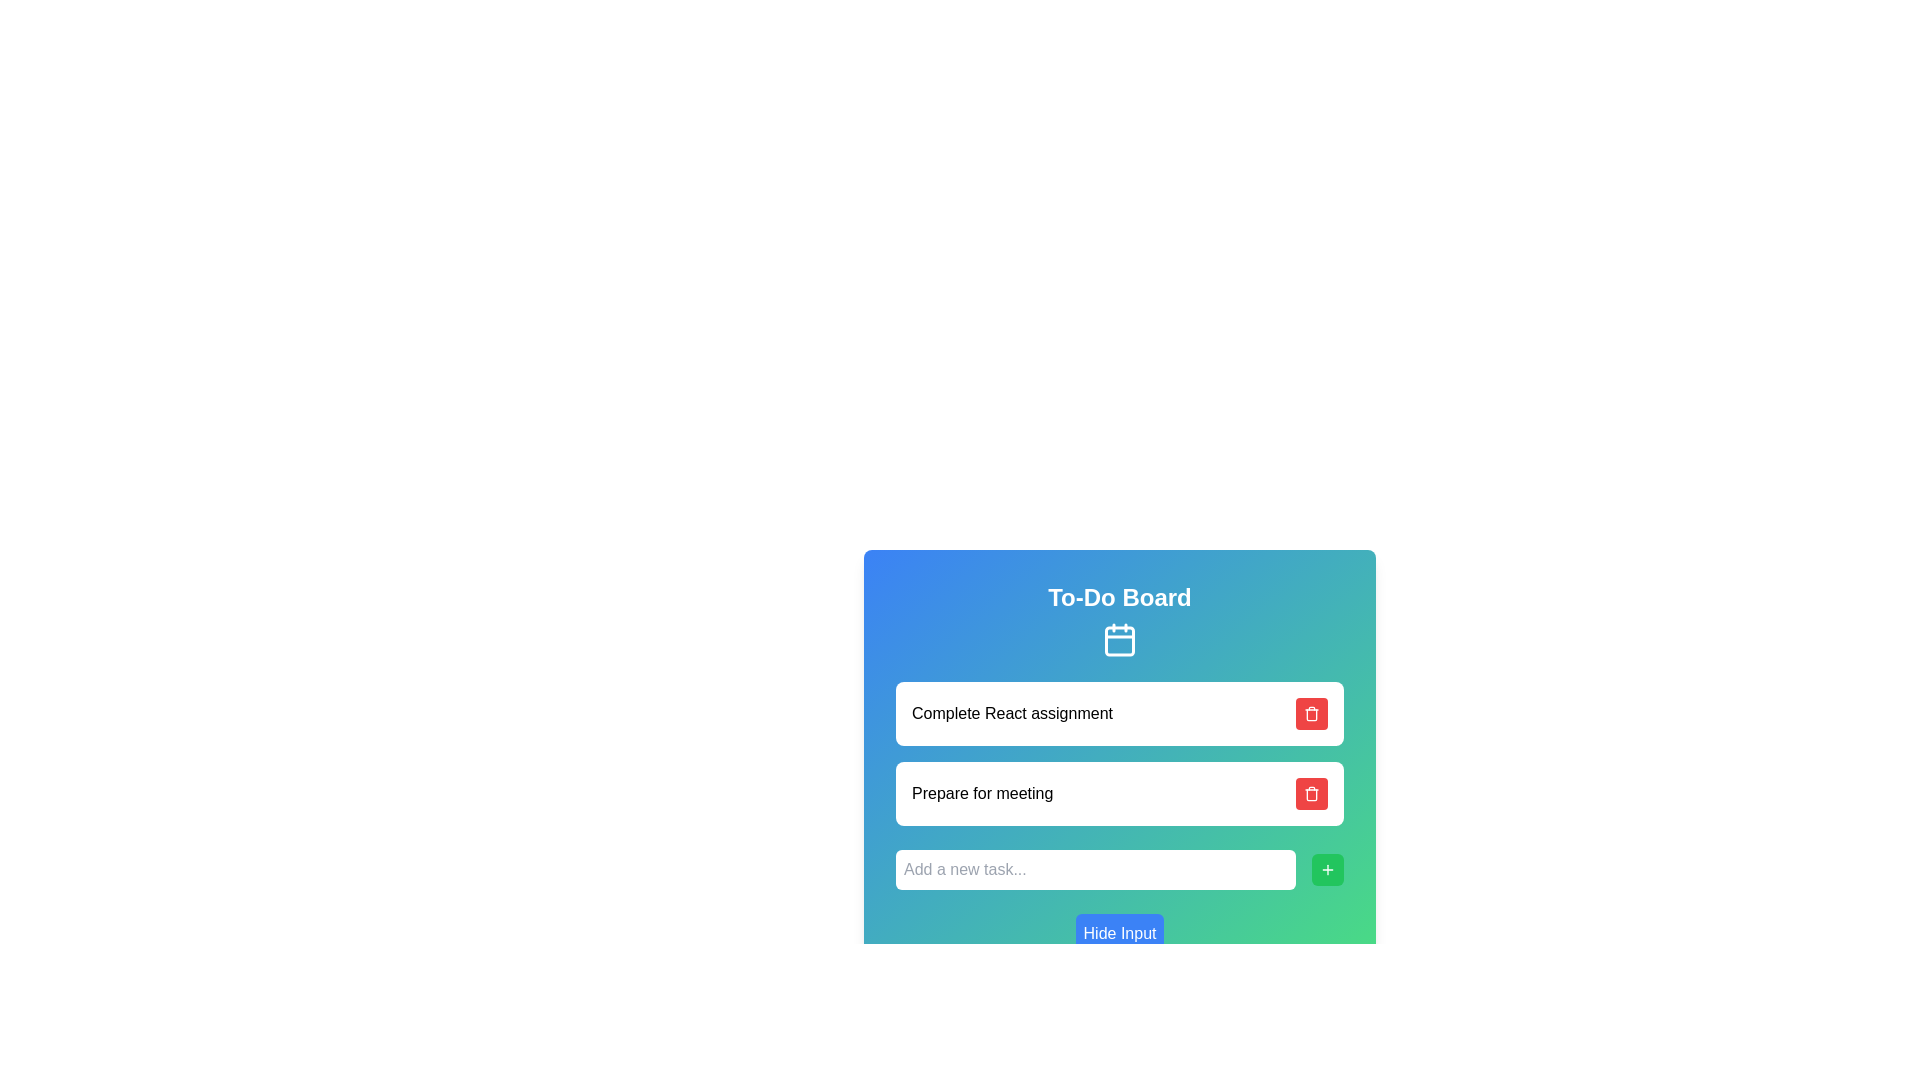 The image size is (1920, 1080). Describe the element at coordinates (1118, 766) in the screenshot. I see `the second interactive list item representing the task 'Prepare for meeting'` at that location.